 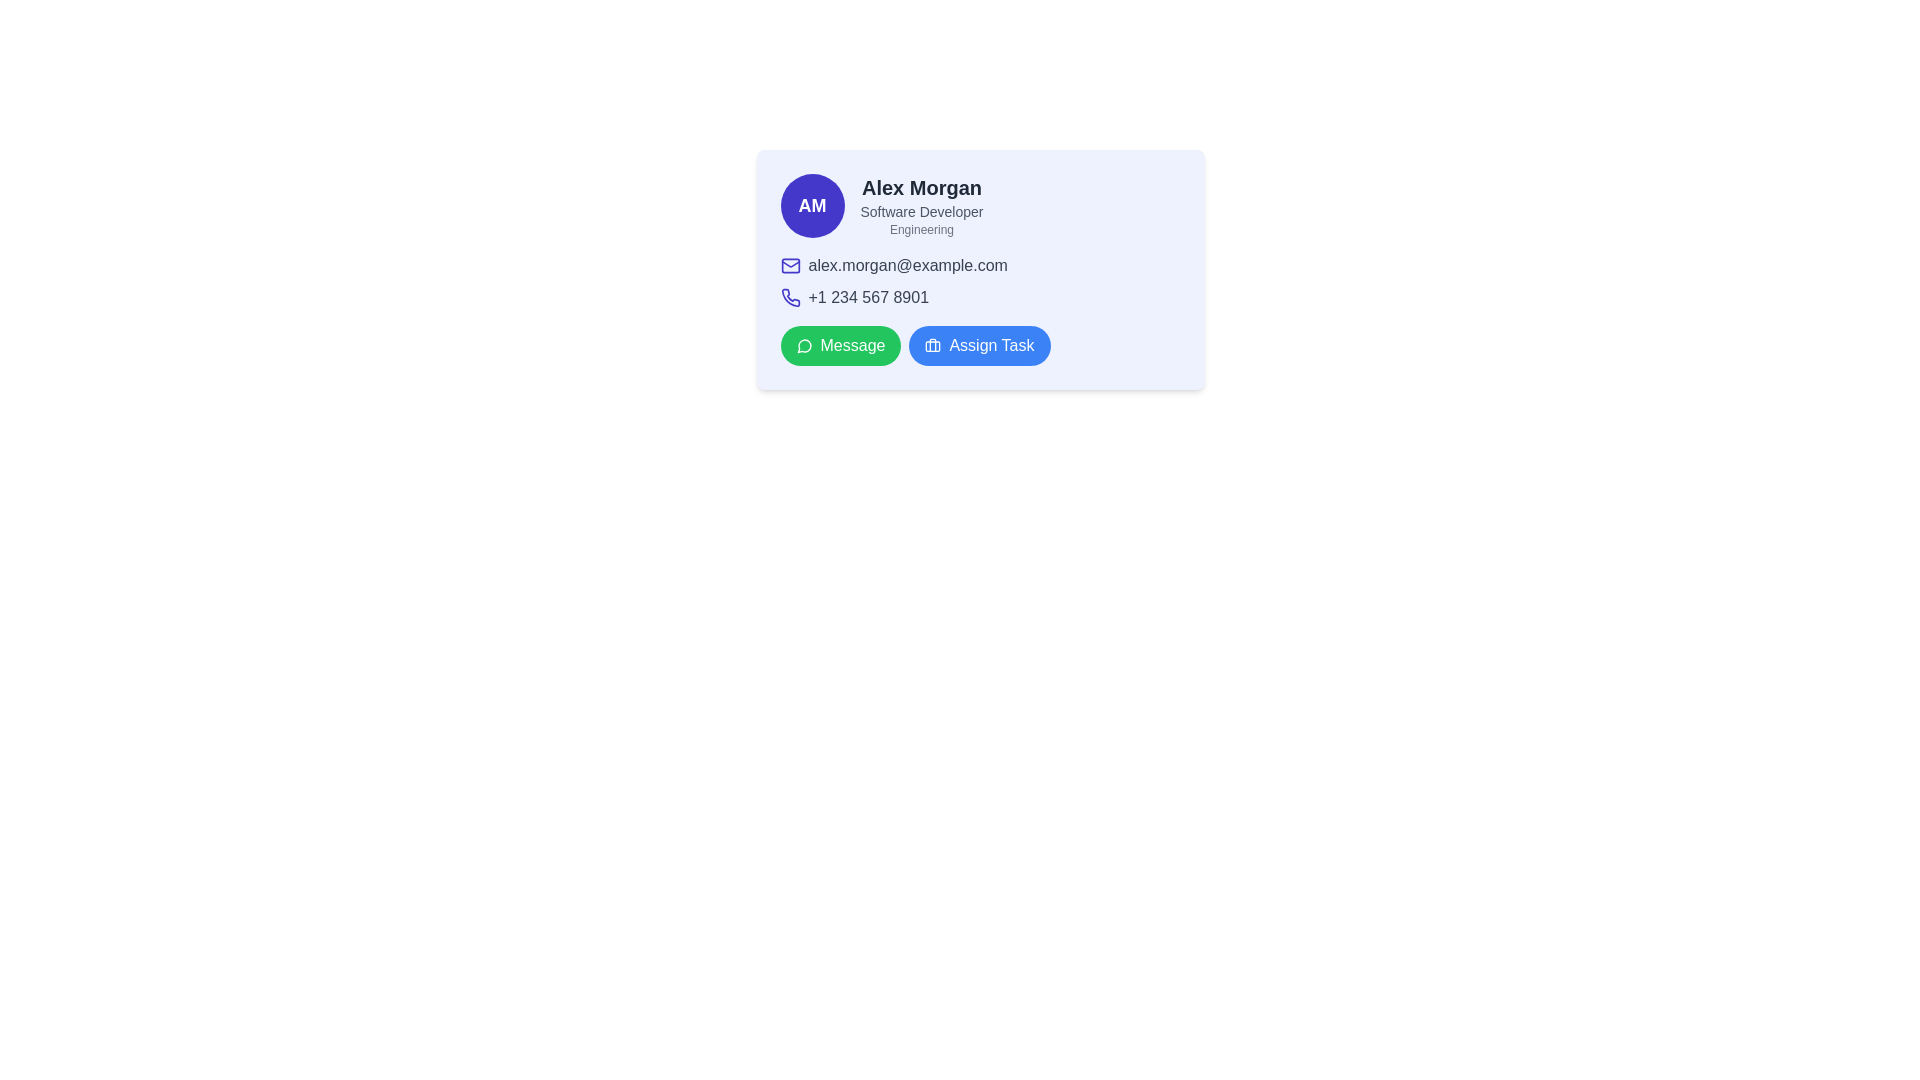 What do you see at coordinates (840, 345) in the screenshot?
I see `the green 'Message' button with a speech bubble icon to send a message` at bounding box center [840, 345].